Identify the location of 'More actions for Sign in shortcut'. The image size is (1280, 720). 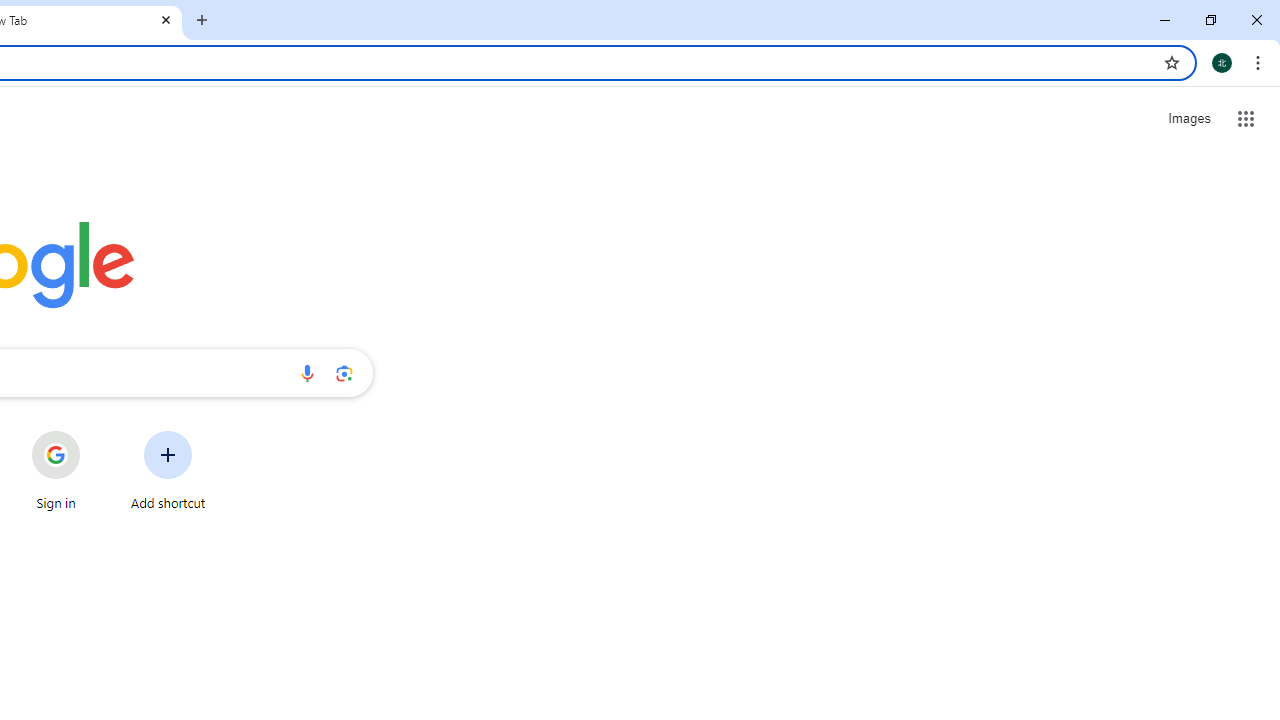
(95, 432).